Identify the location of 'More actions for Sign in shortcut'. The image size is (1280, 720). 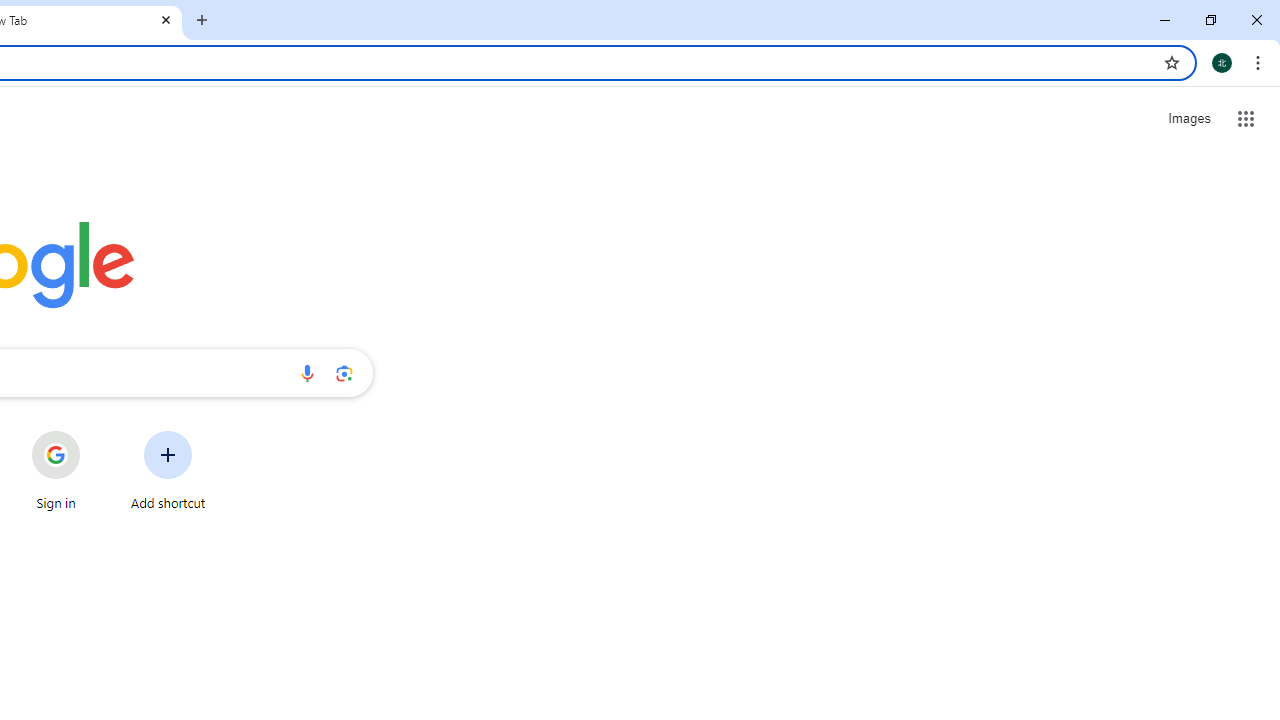
(95, 432).